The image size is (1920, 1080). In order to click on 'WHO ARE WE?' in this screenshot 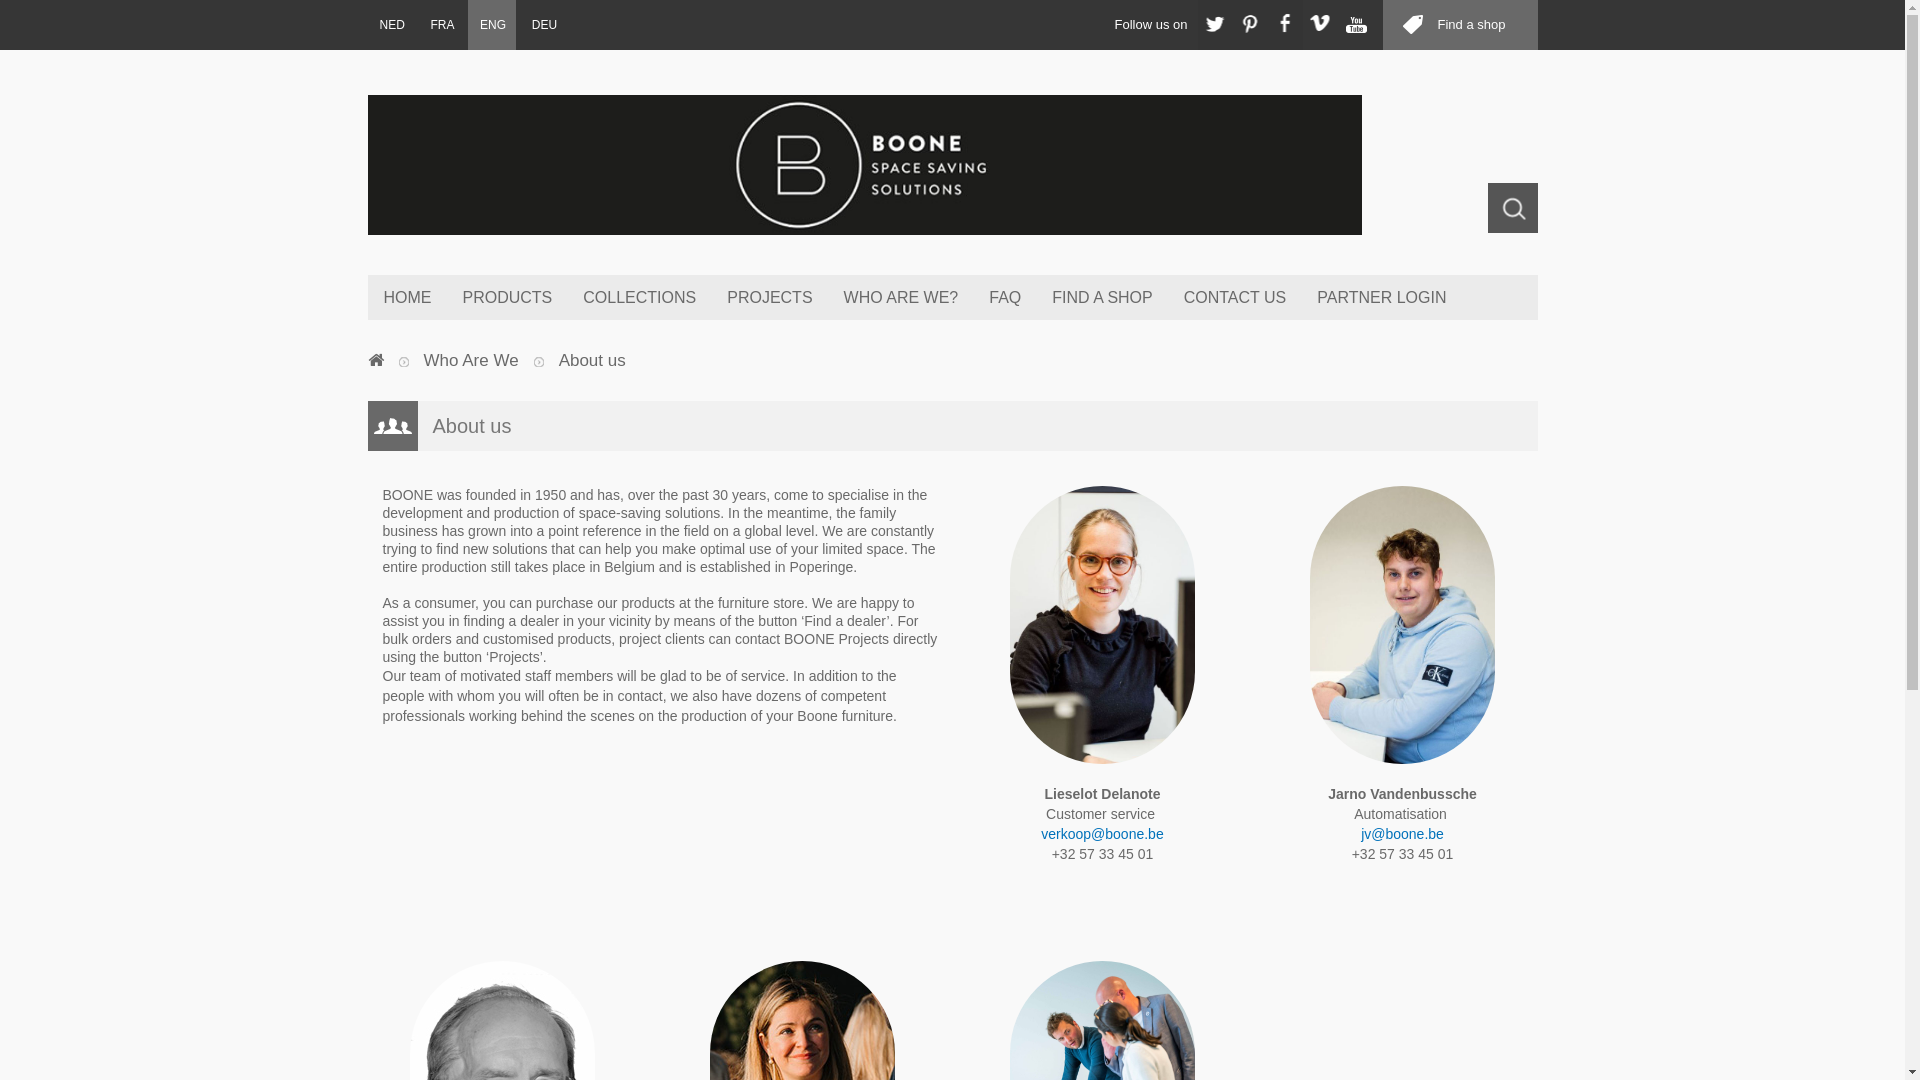, I will do `click(900, 297)`.